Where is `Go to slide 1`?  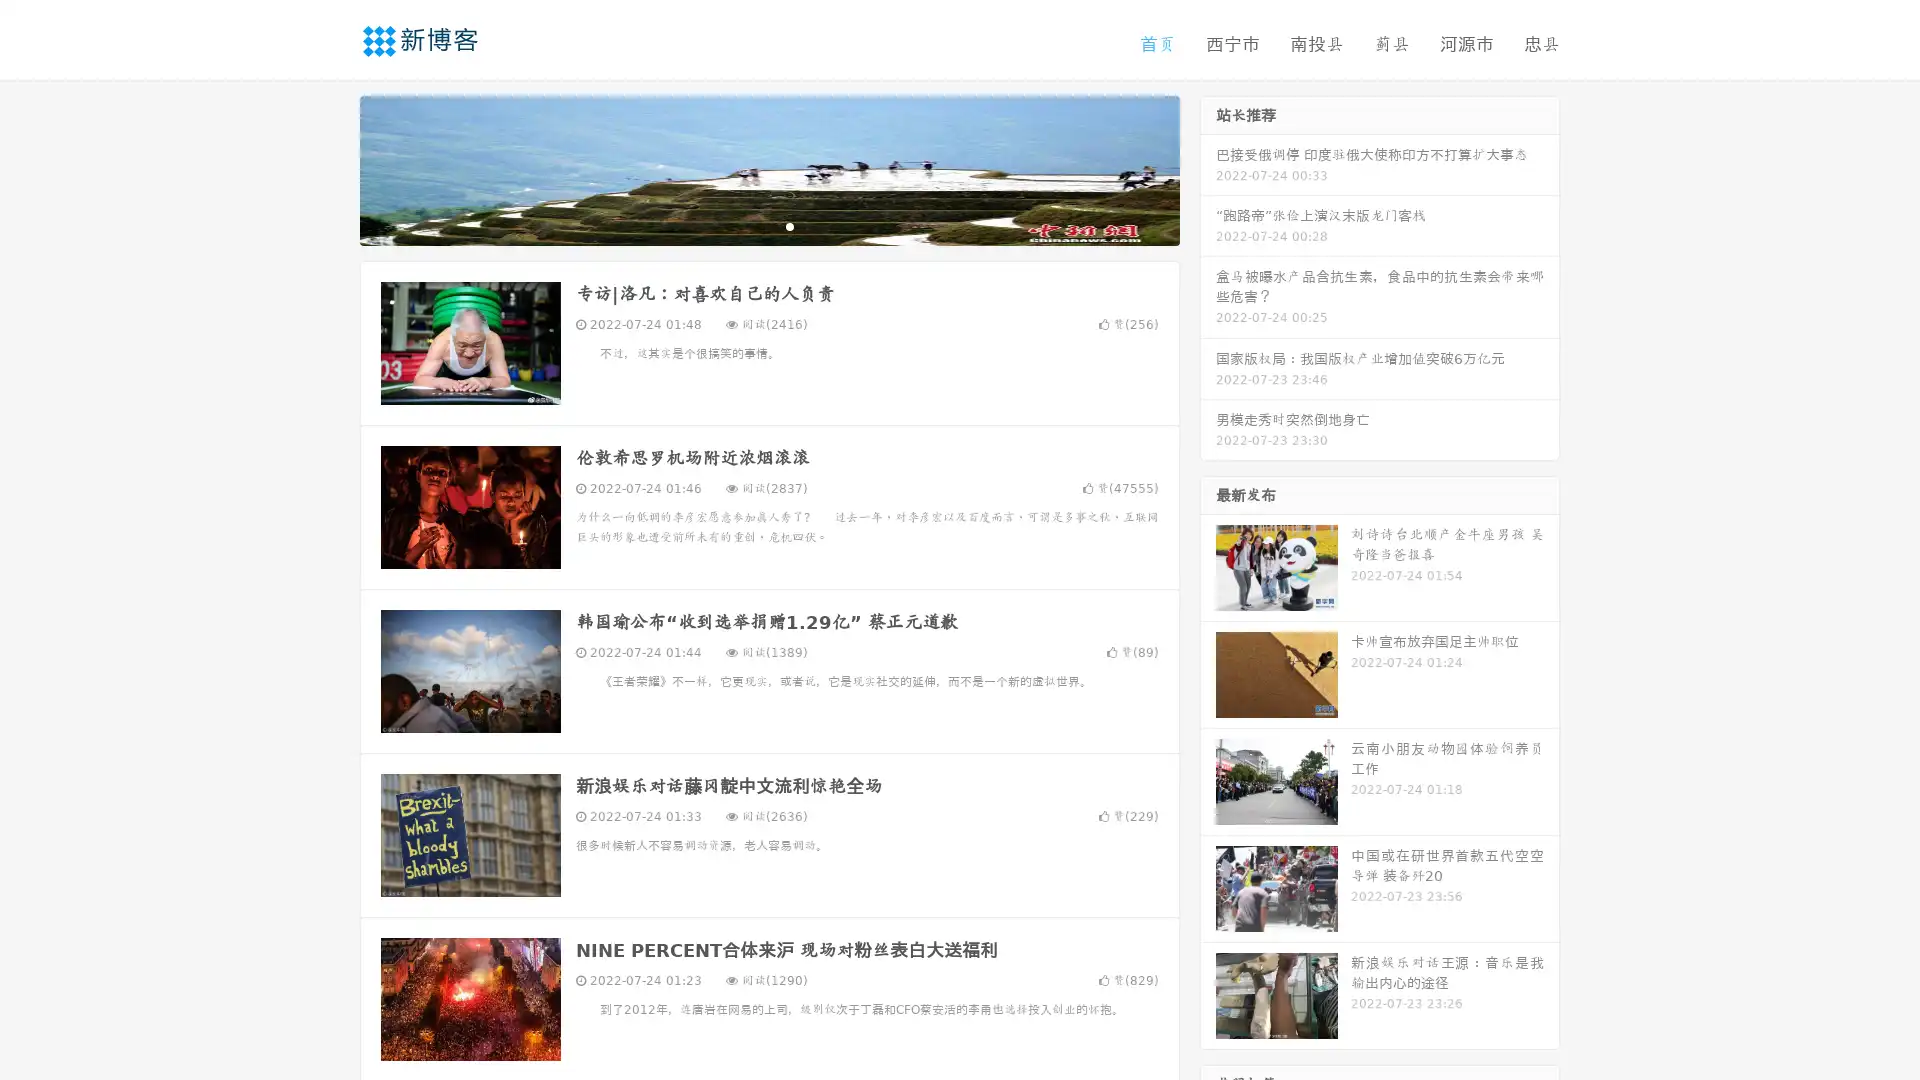 Go to slide 1 is located at coordinates (748, 225).